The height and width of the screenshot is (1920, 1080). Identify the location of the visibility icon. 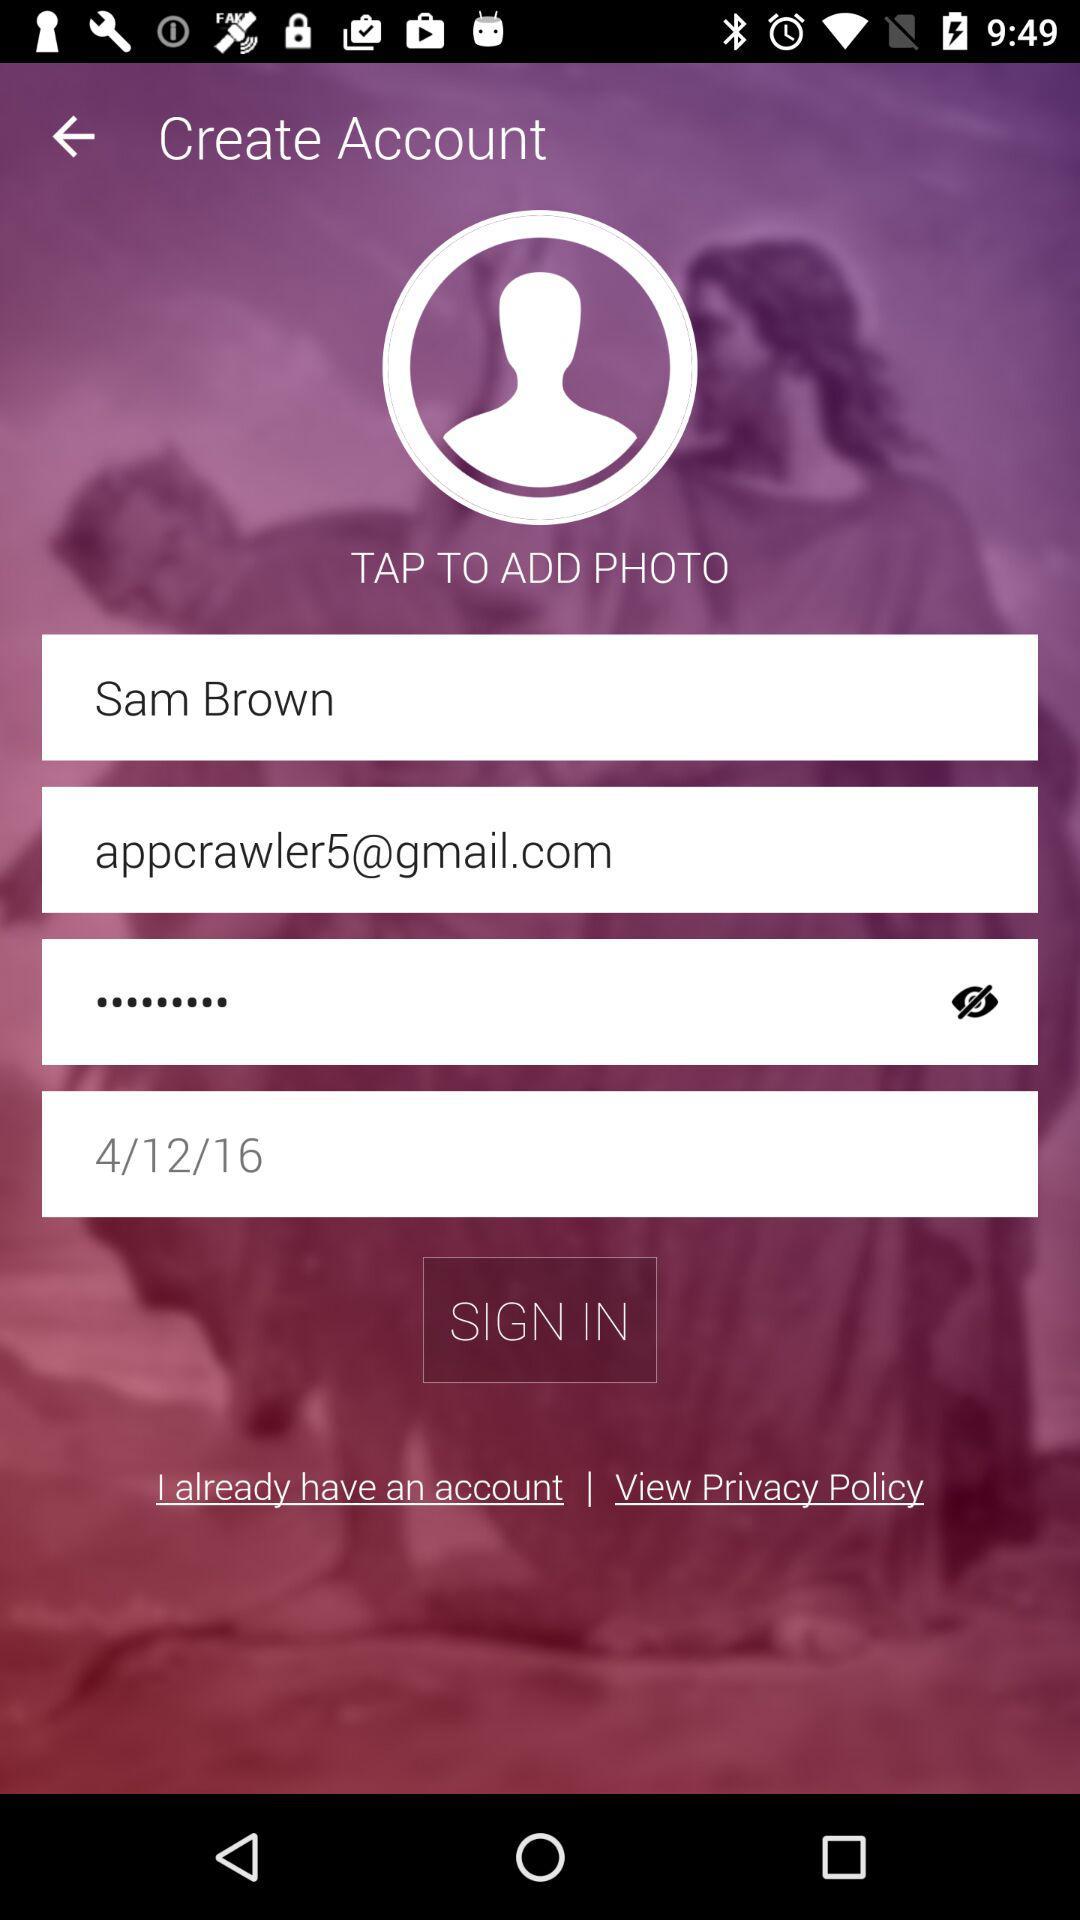
(974, 1002).